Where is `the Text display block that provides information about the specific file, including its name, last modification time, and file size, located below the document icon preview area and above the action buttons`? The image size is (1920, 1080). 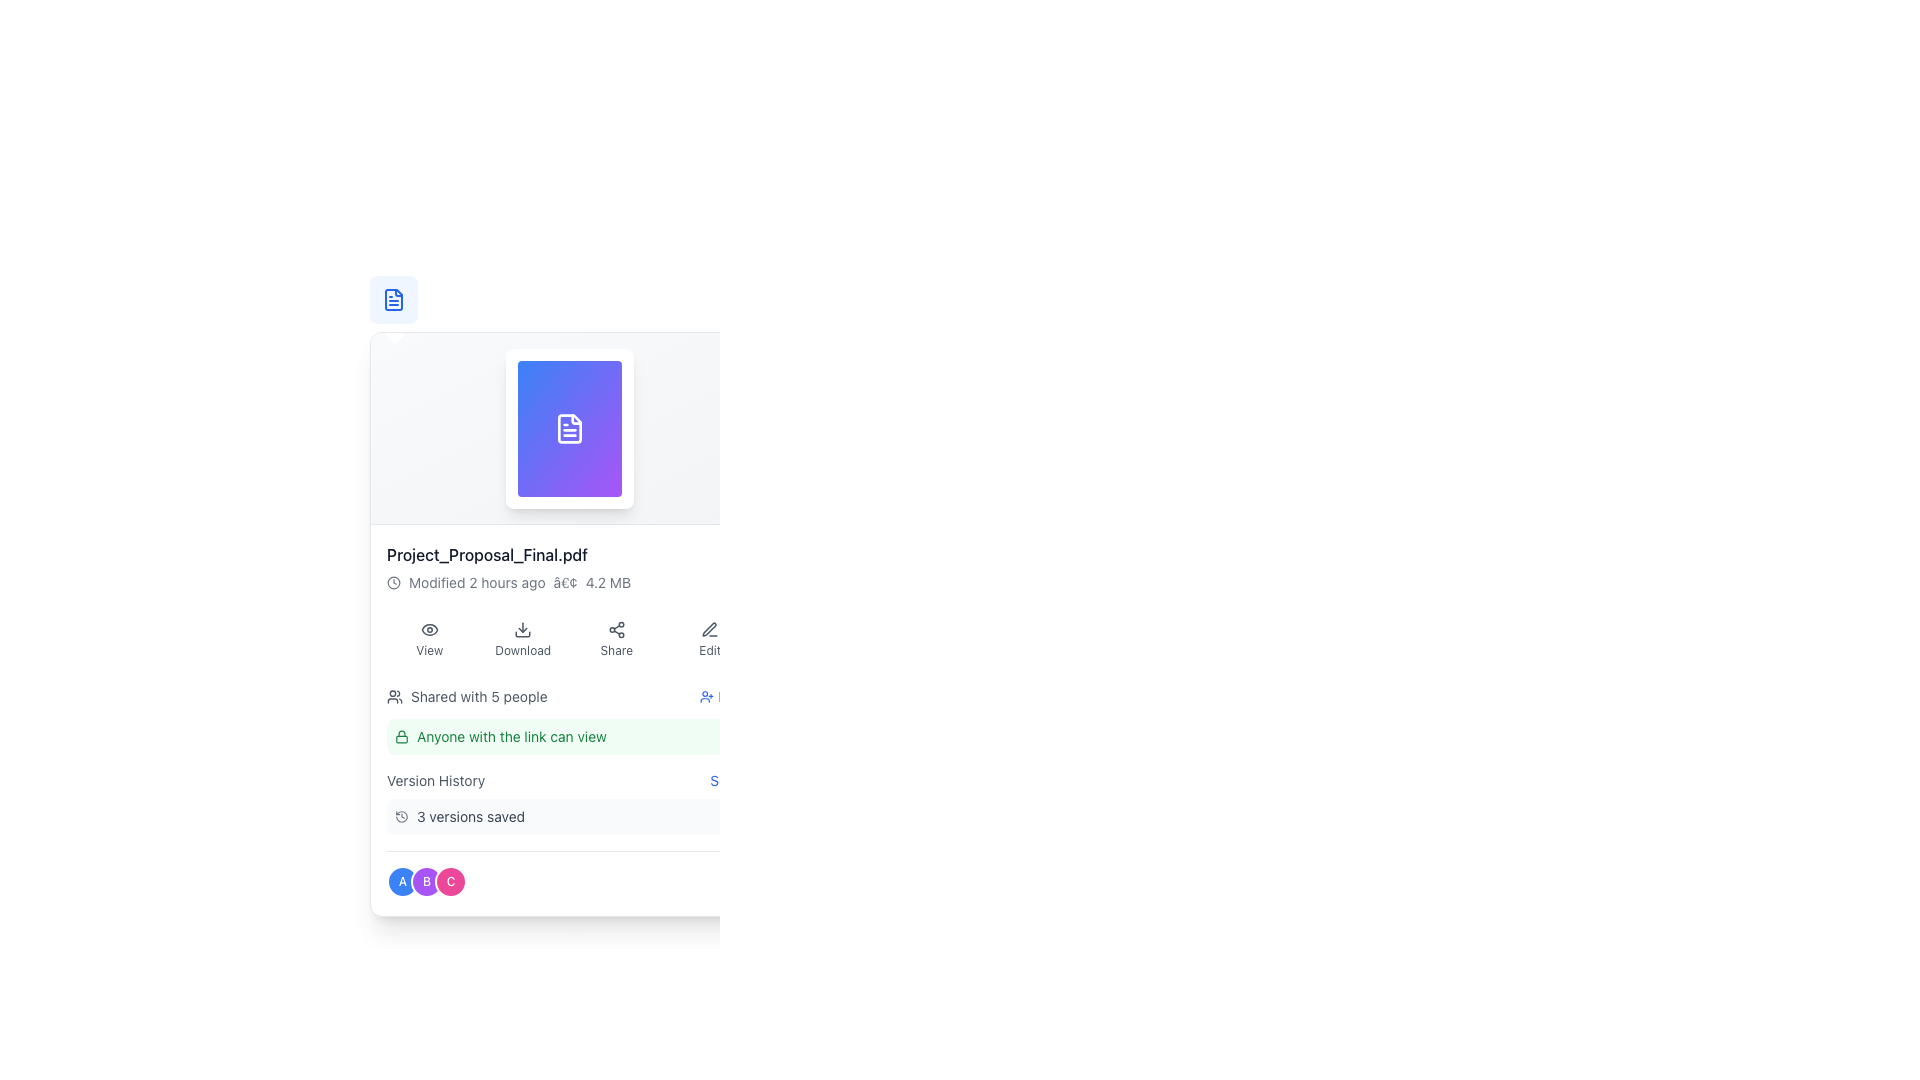 the Text display block that provides information about the specific file, including its name, last modification time, and file size, located below the document icon preview area and above the action buttons is located at coordinates (569, 567).